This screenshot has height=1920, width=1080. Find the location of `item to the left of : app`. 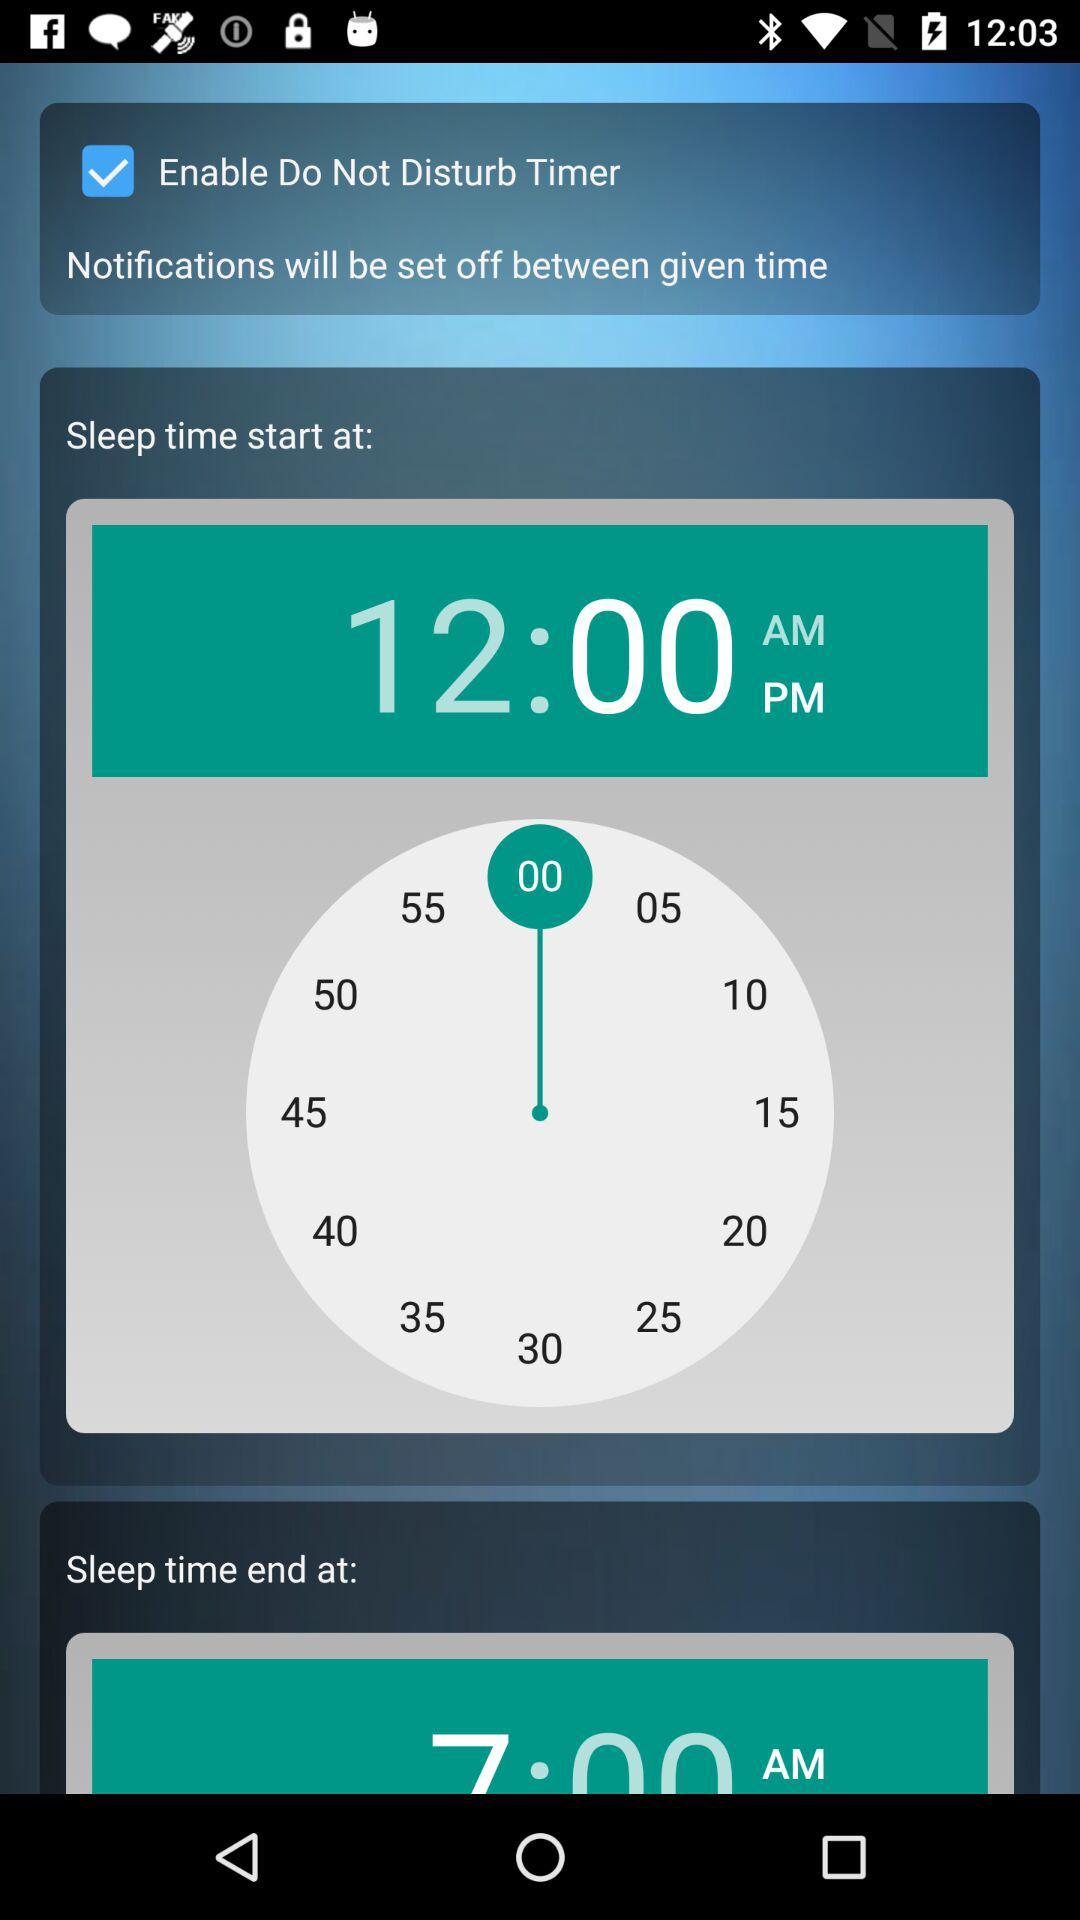

item to the left of : app is located at coordinates (425, 1736).